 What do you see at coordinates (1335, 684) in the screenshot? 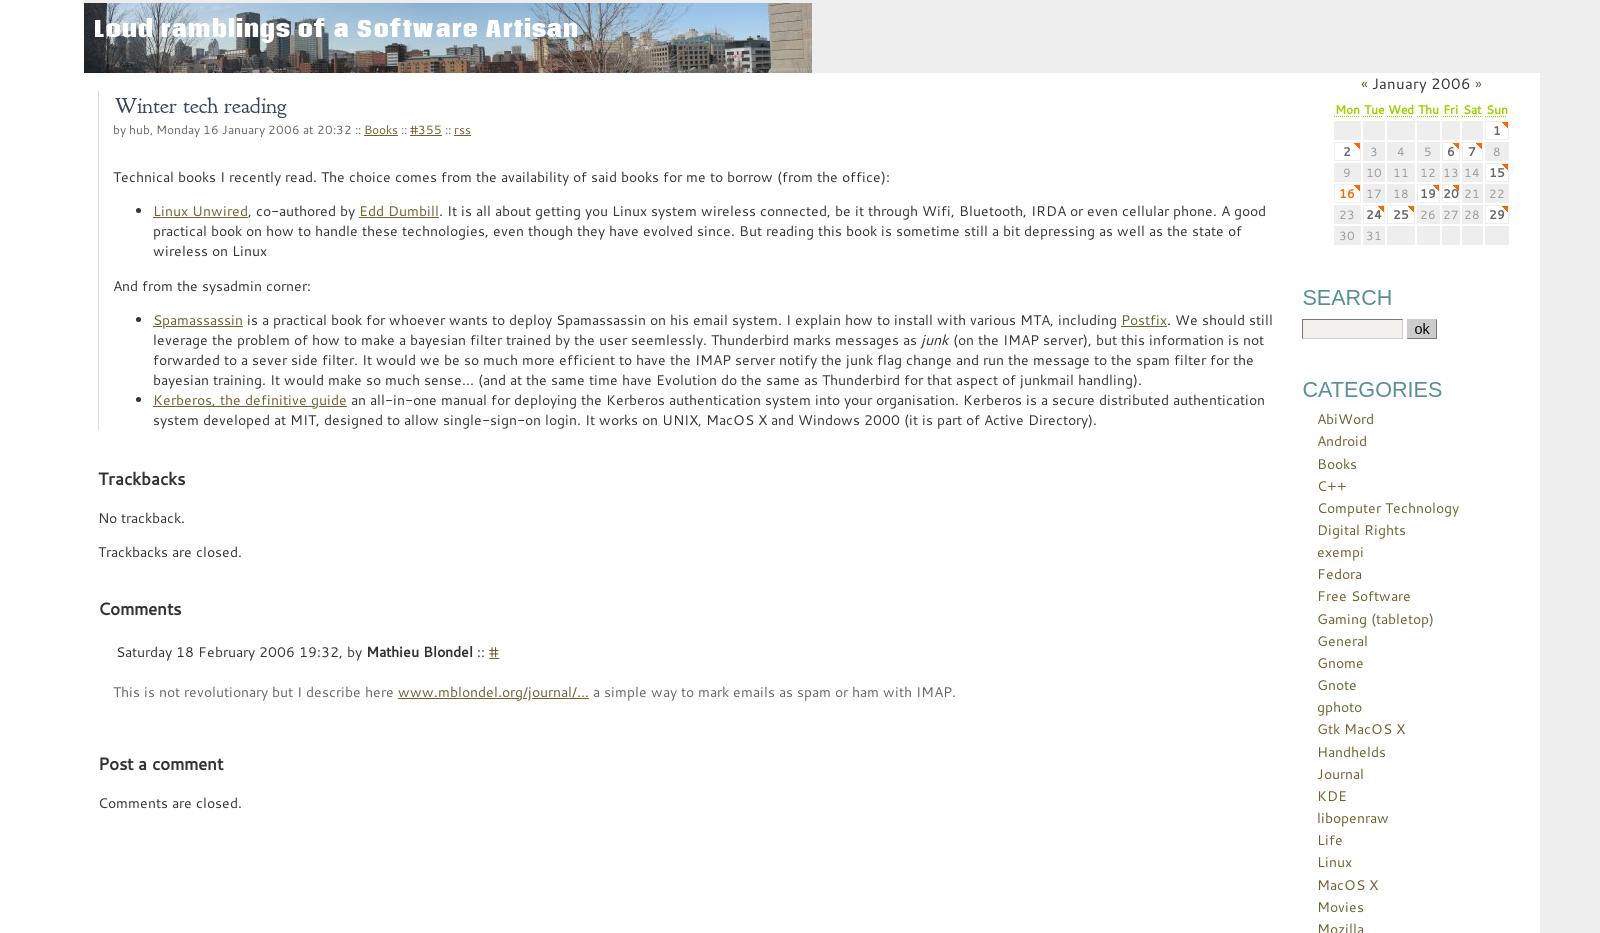
I see `'Gnote'` at bounding box center [1335, 684].